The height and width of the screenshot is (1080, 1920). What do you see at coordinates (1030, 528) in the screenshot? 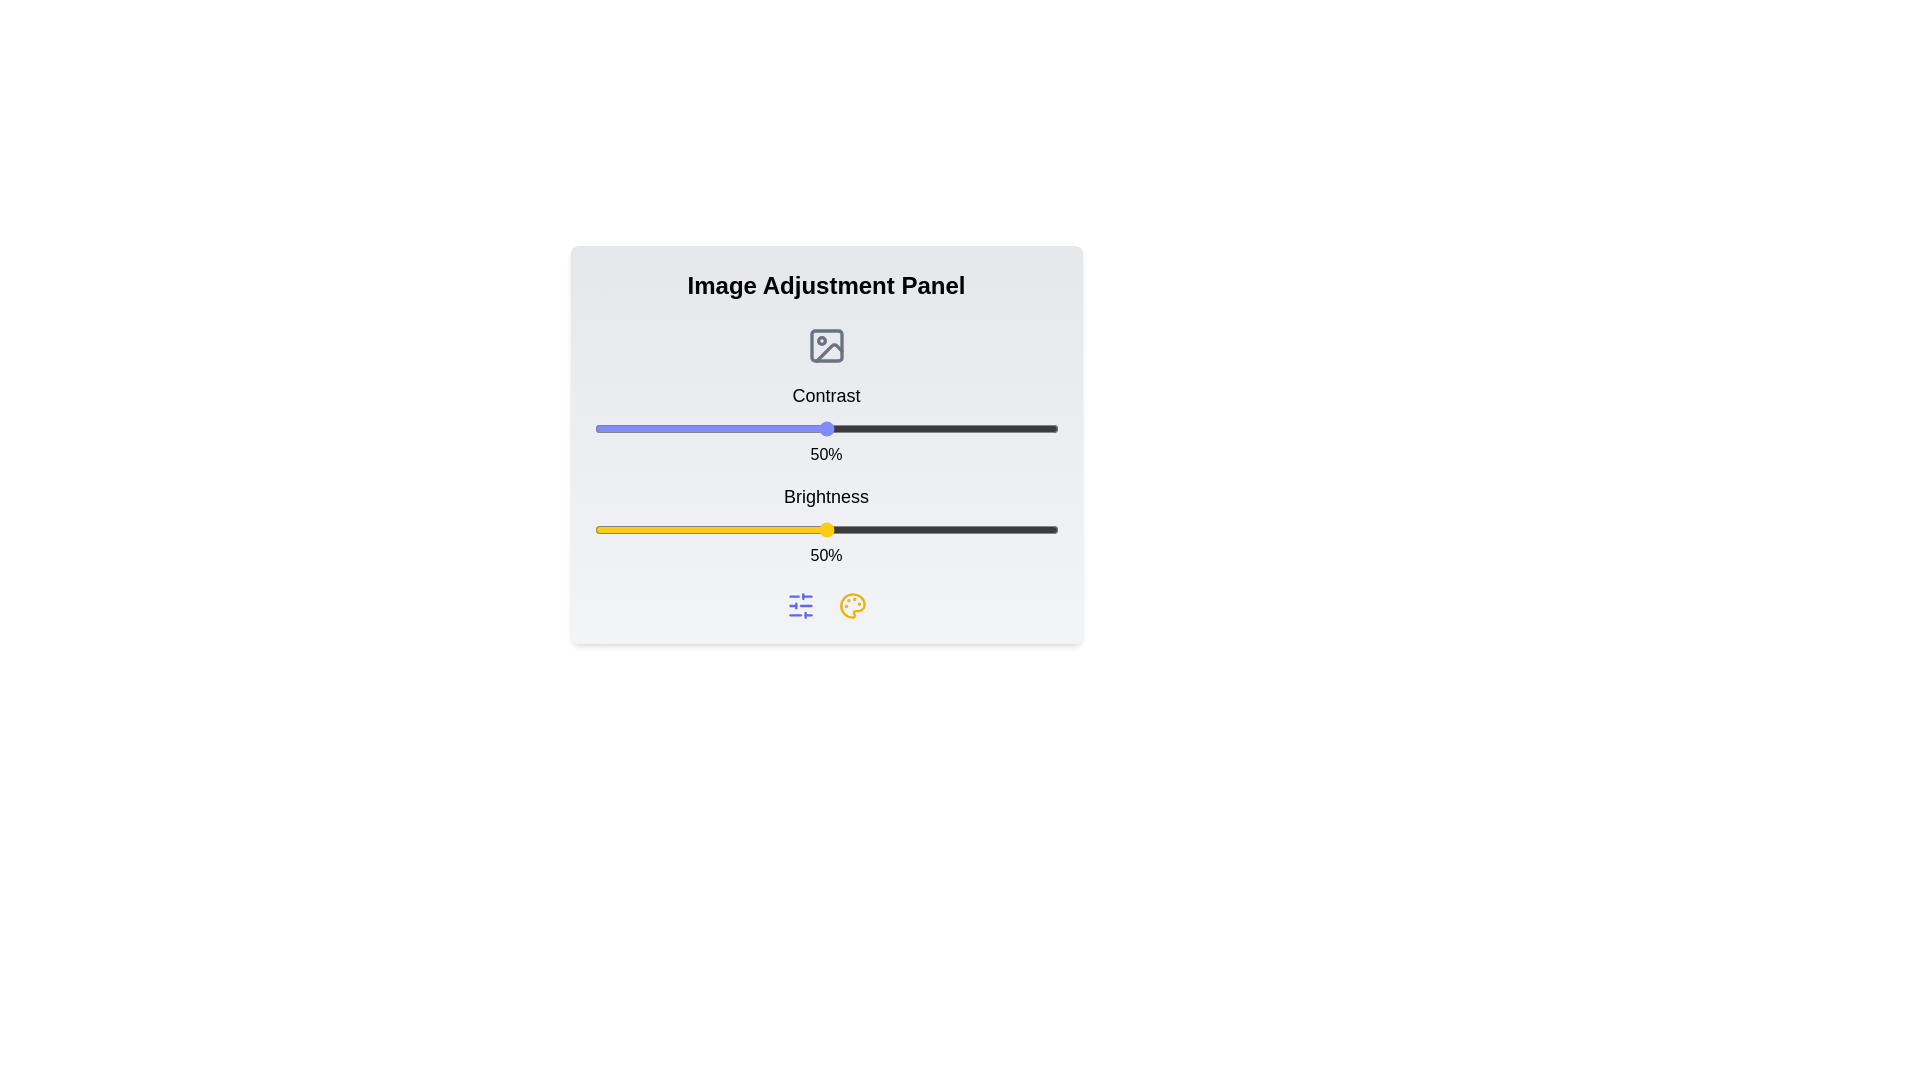
I see `the brightness slider to 94%` at bounding box center [1030, 528].